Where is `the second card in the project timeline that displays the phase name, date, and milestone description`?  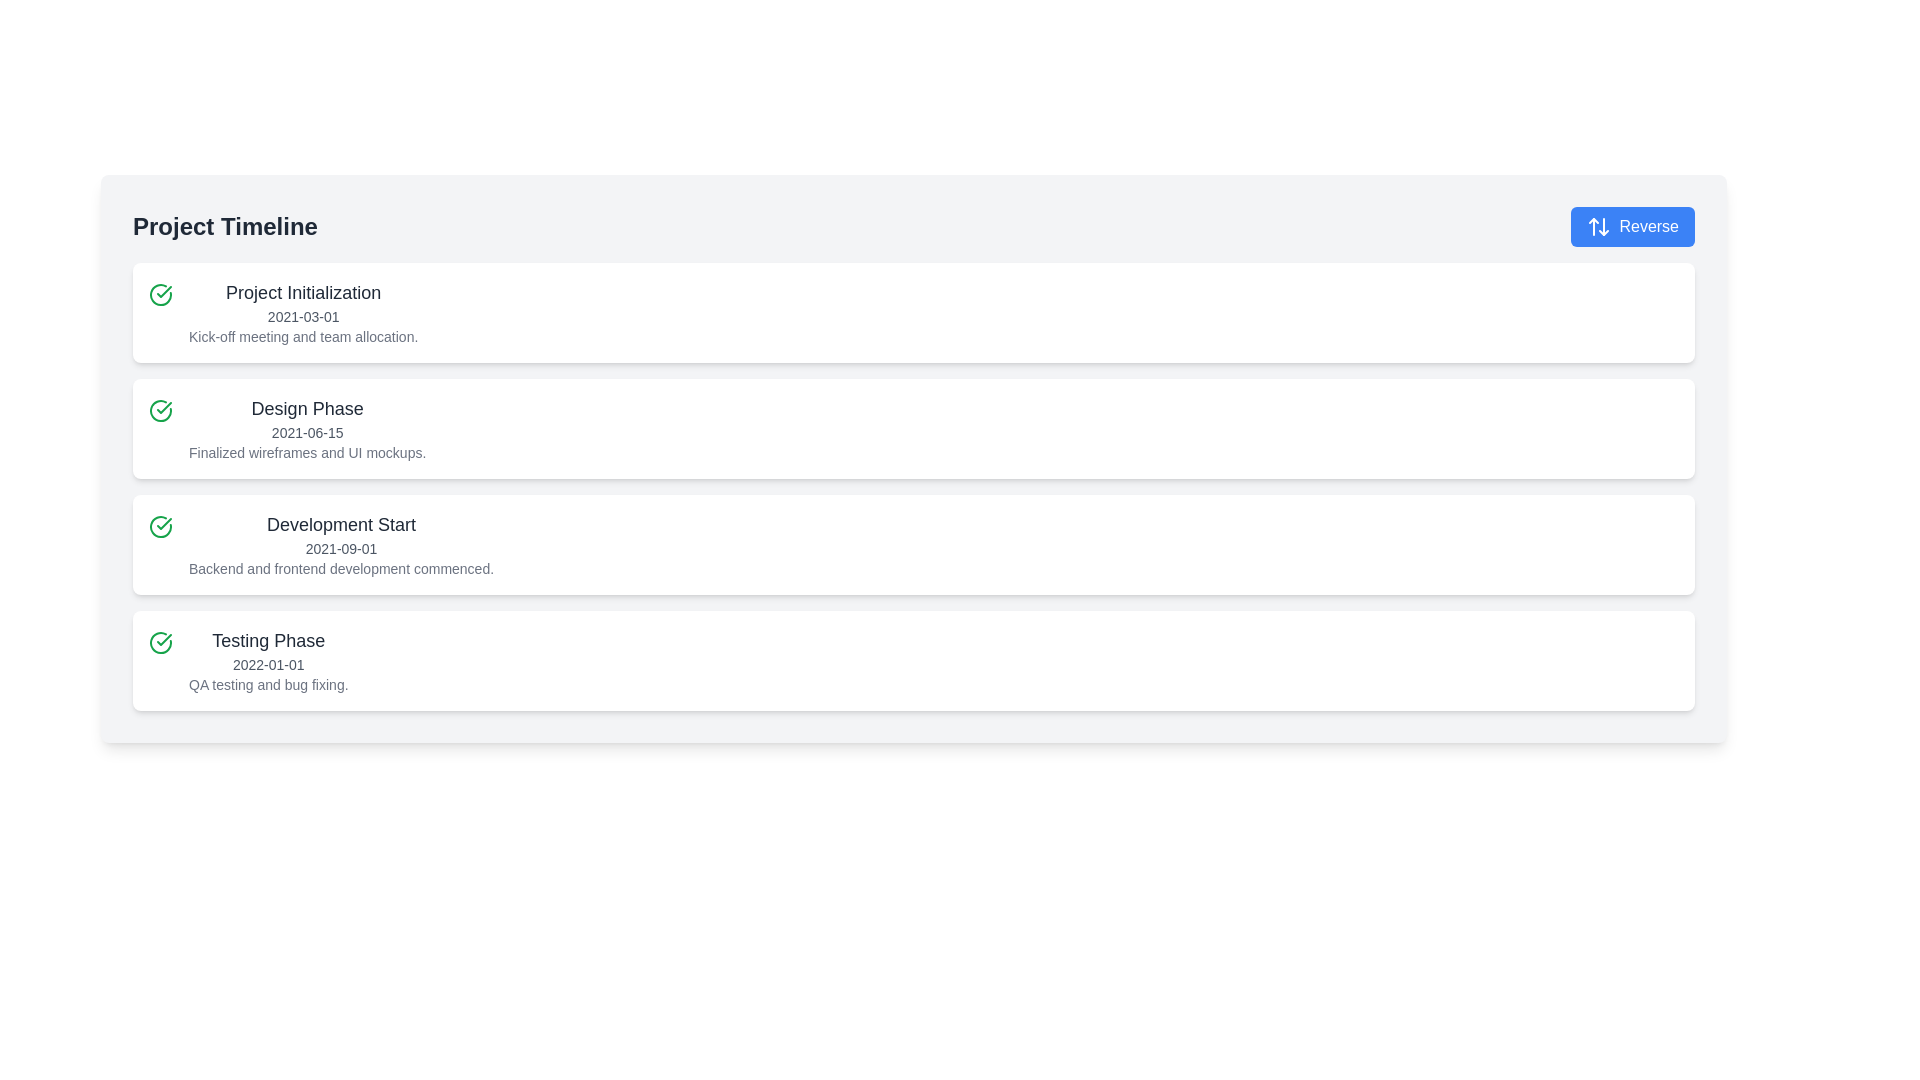
the second card in the project timeline that displays the phase name, date, and milestone description is located at coordinates (306, 427).